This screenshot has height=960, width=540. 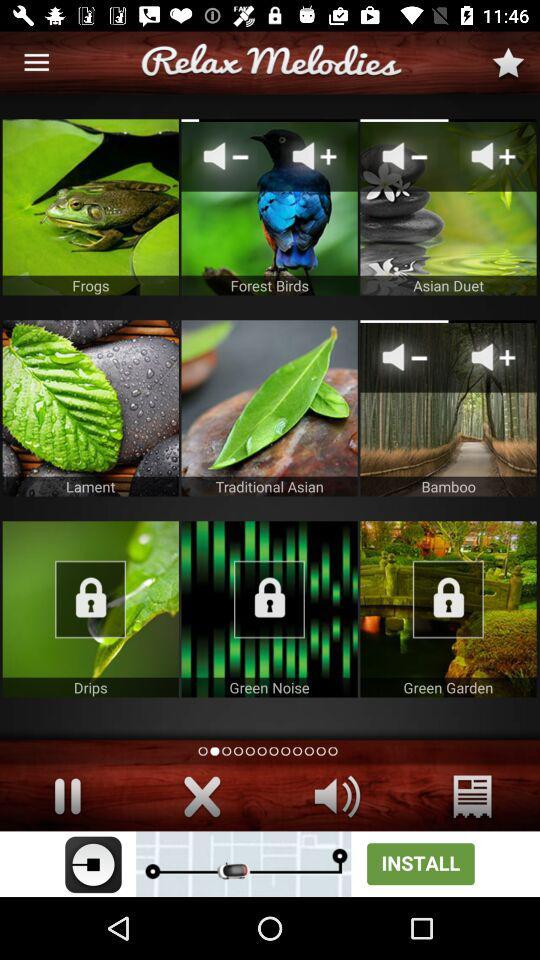 I want to click on image, so click(x=269, y=207).